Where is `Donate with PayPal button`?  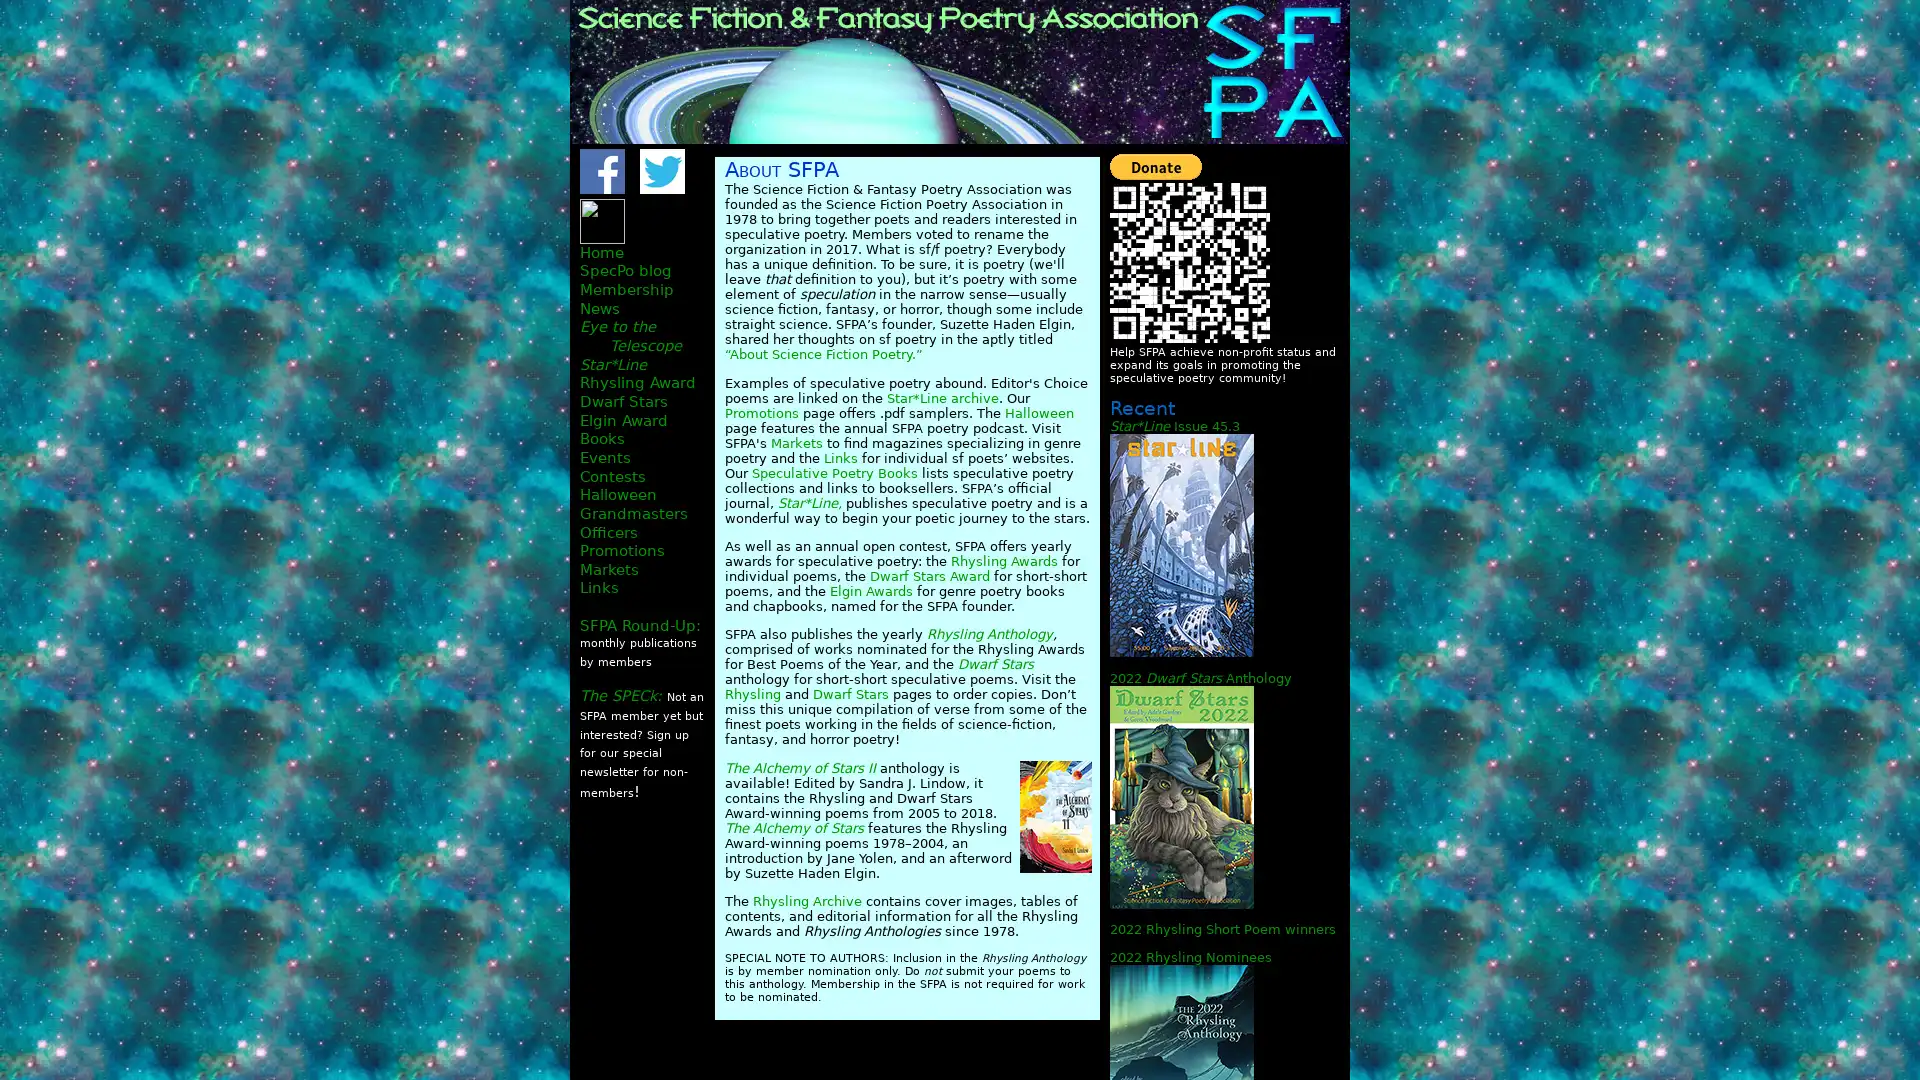
Donate with PayPal button is located at coordinates (1156, 165).